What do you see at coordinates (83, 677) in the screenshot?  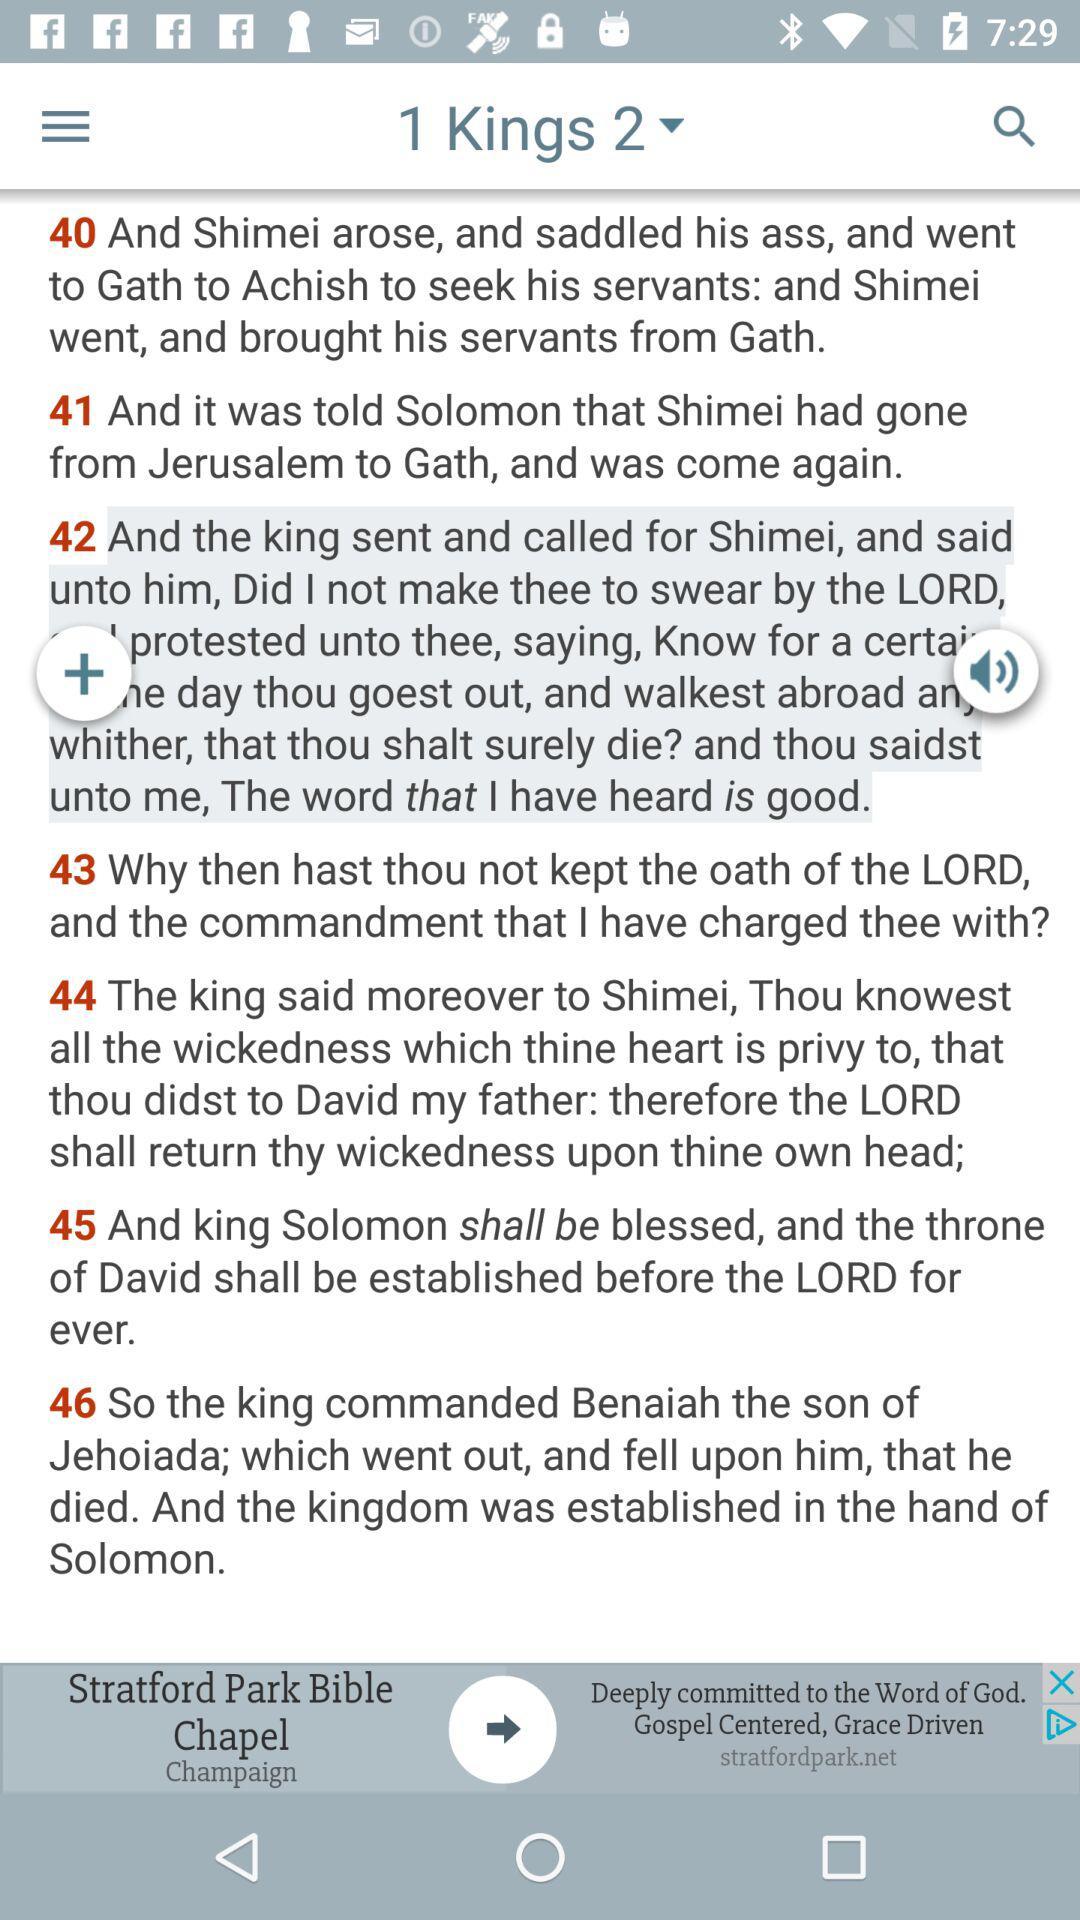 I see `to reading plan` at bounding box center [83, 677].